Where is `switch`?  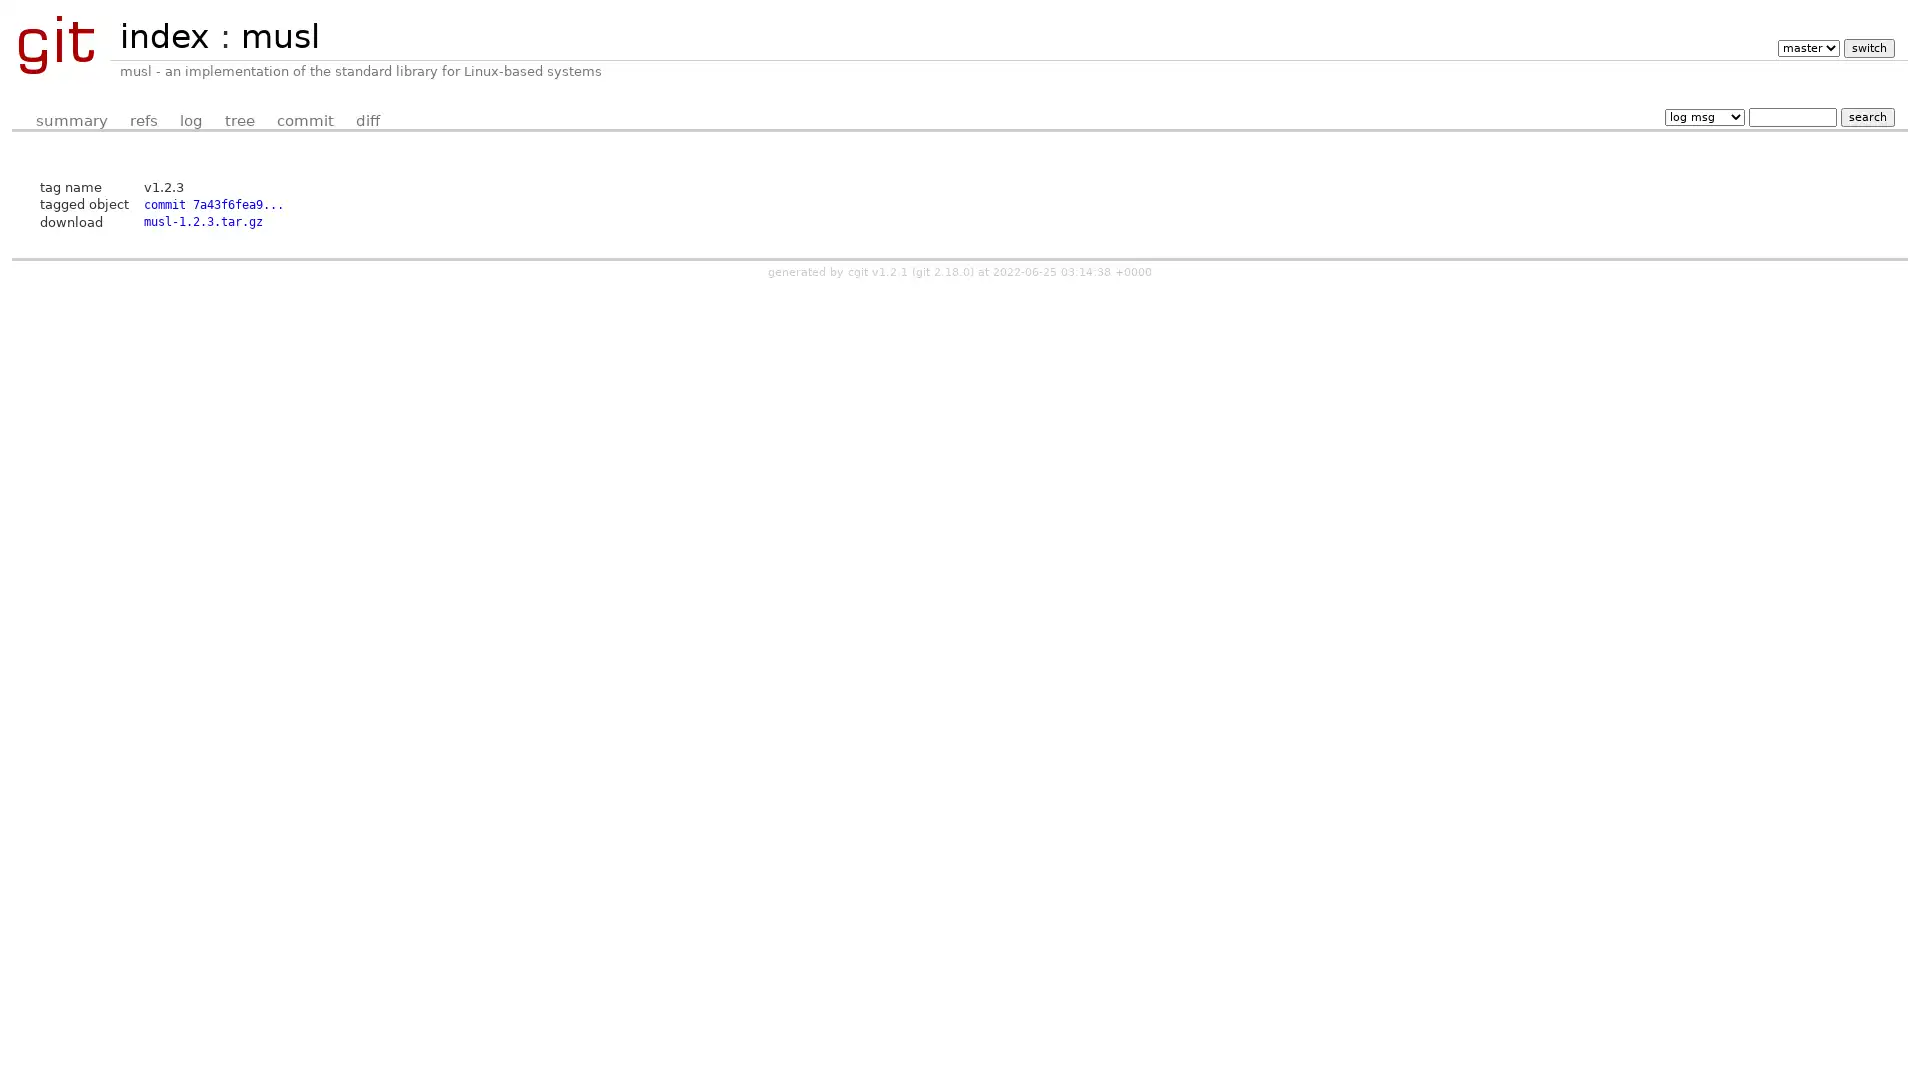
switch is located at coordinates (1867, 47).